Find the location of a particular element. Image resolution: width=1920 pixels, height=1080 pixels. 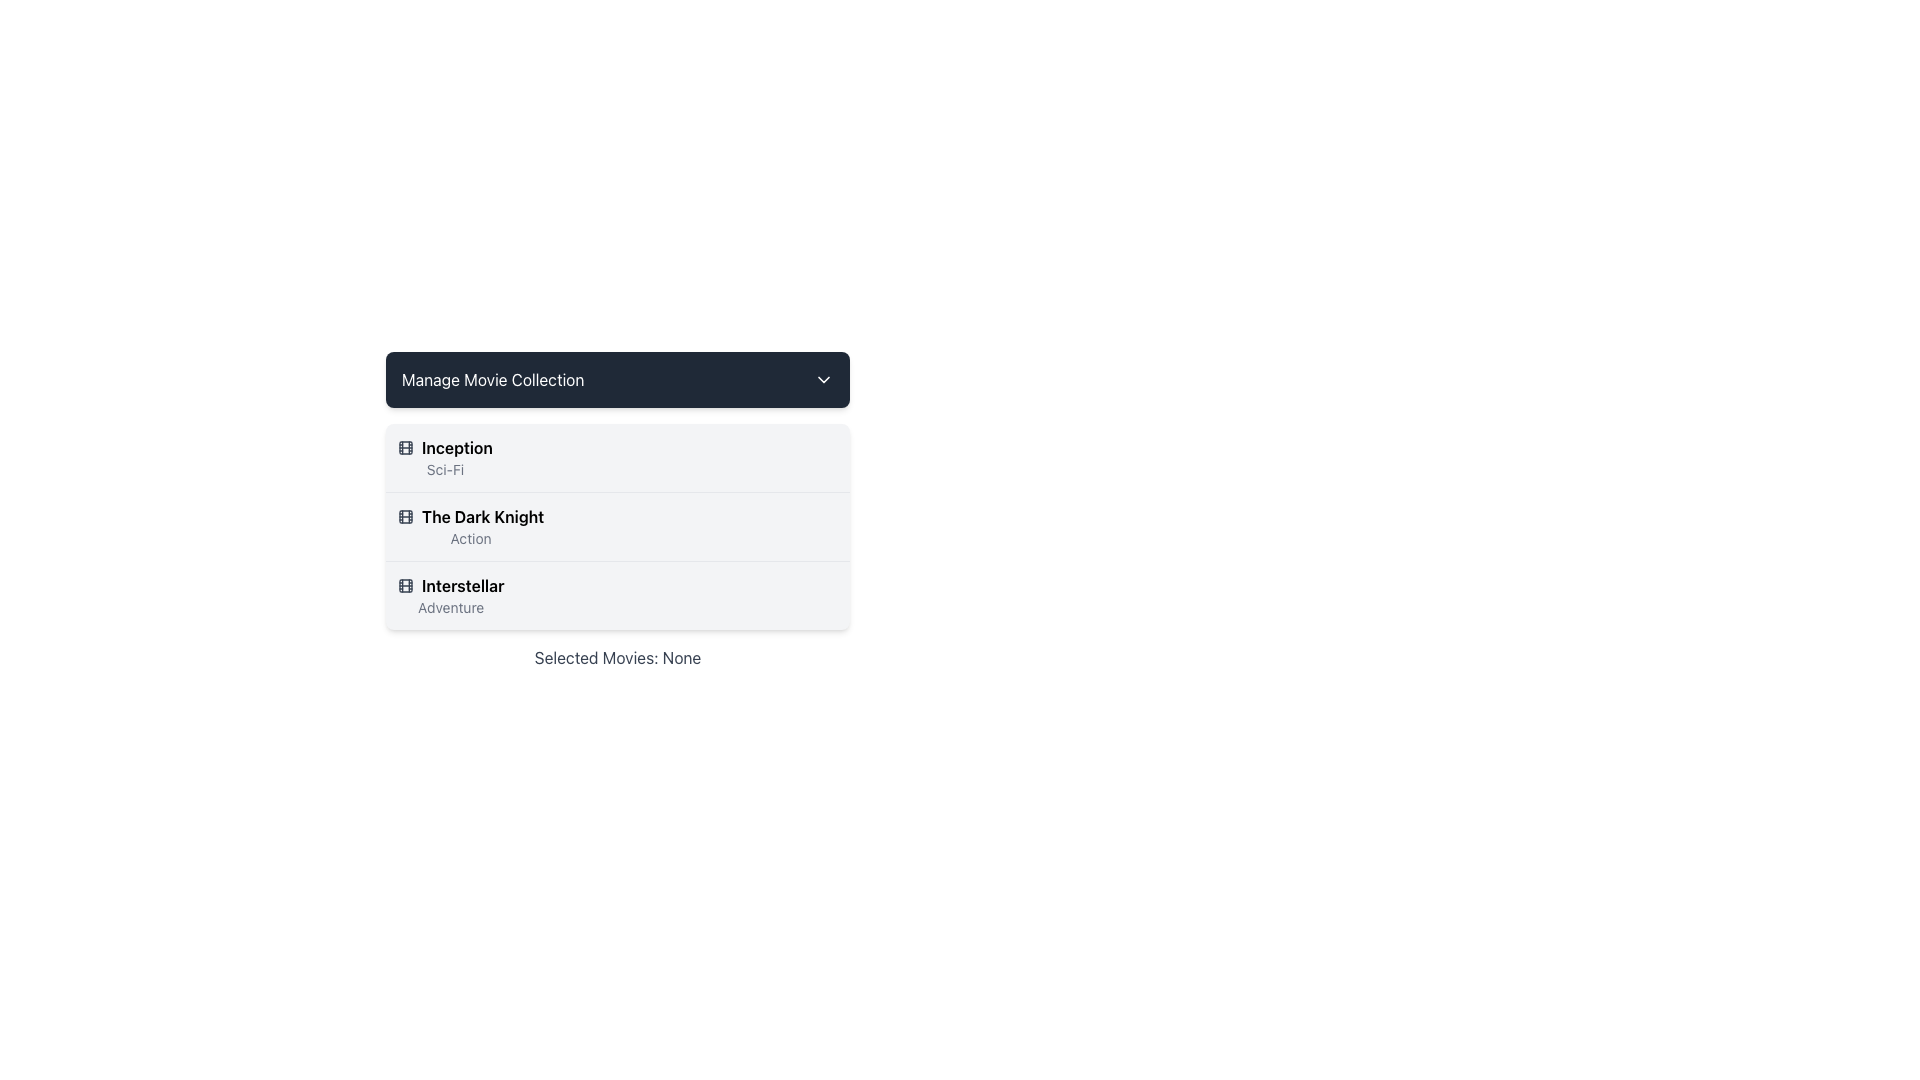

the small chevron-down icon located at the right-end of the 'Manage Movie Collection' header bar is located at coordinates (824, 380).